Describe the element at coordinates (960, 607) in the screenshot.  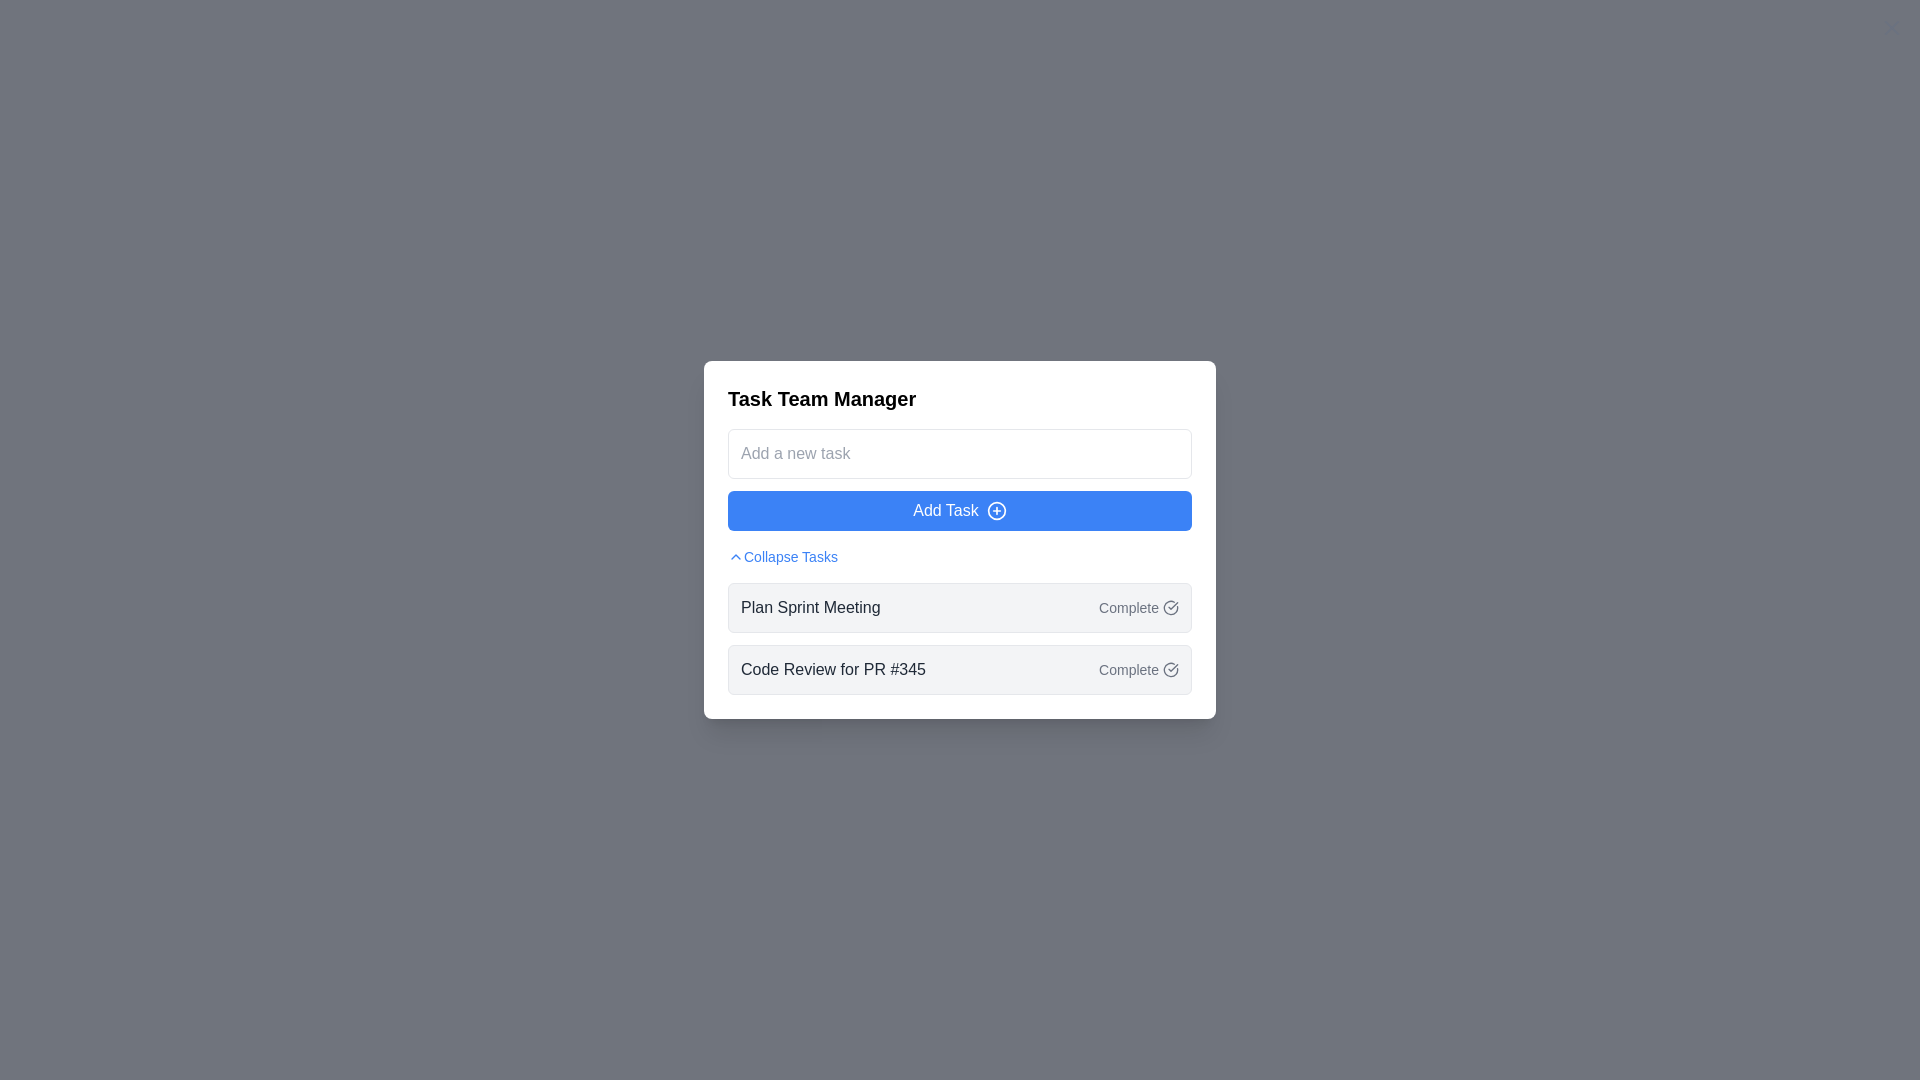
I see `the task item labeled 'Plan Sprint Meeting'` at that location.